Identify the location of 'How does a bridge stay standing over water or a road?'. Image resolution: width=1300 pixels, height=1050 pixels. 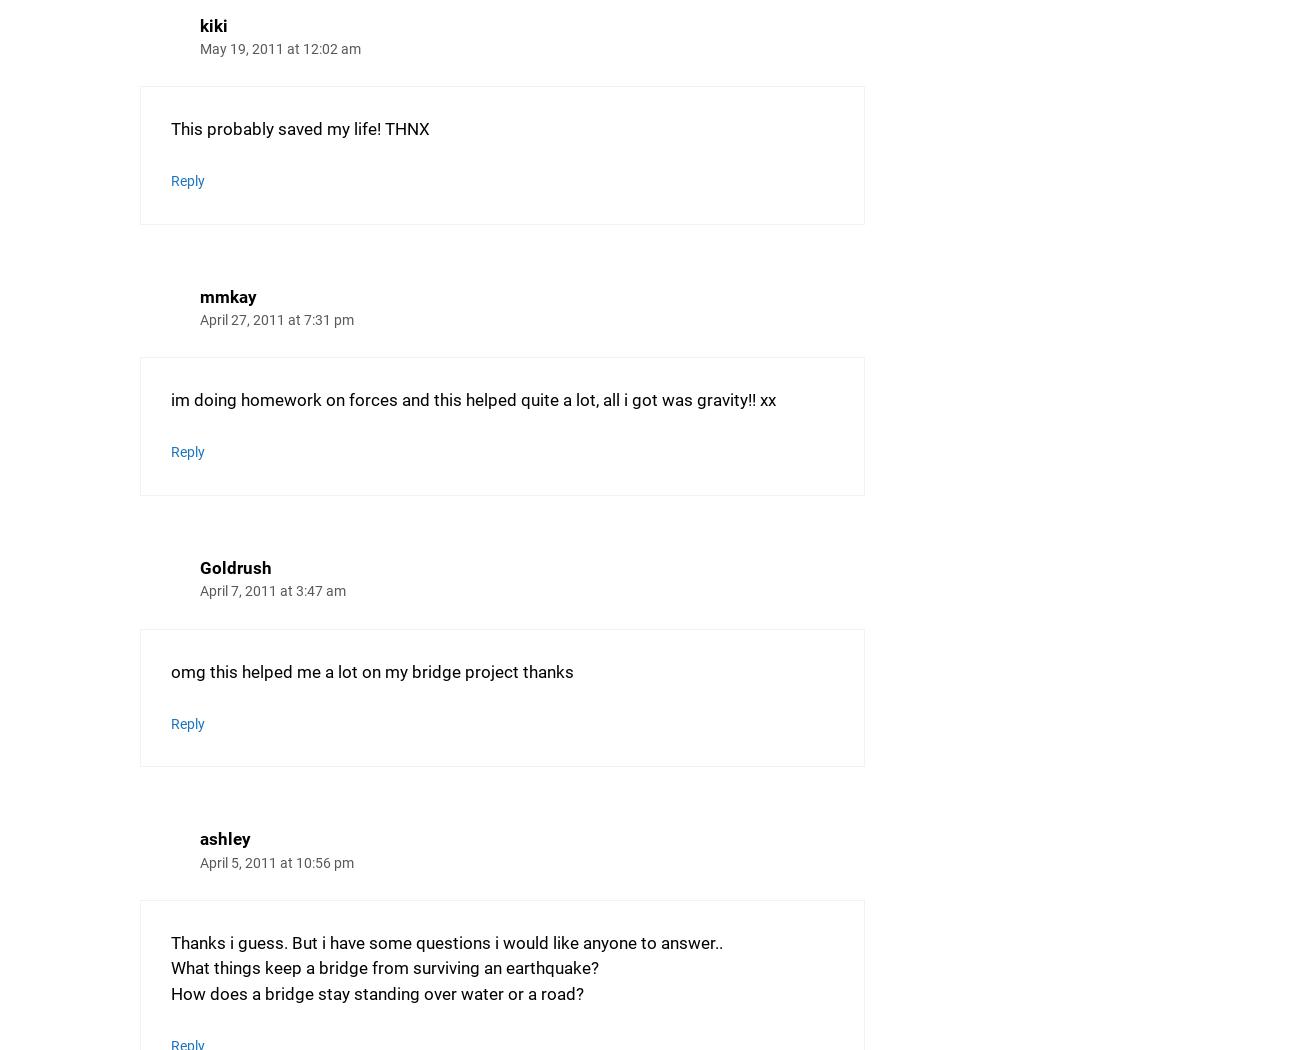
(170, 992).